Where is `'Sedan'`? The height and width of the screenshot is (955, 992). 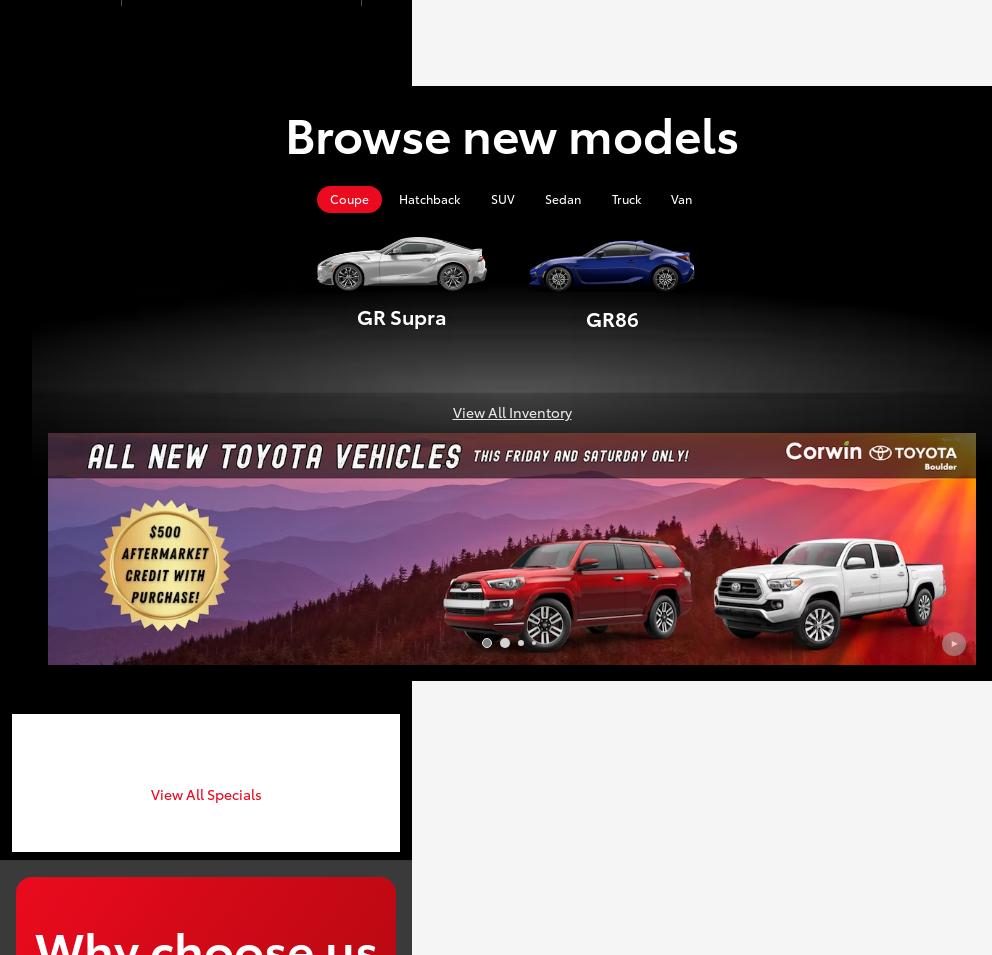
'Sedan' is located at coordinates (562, 198).